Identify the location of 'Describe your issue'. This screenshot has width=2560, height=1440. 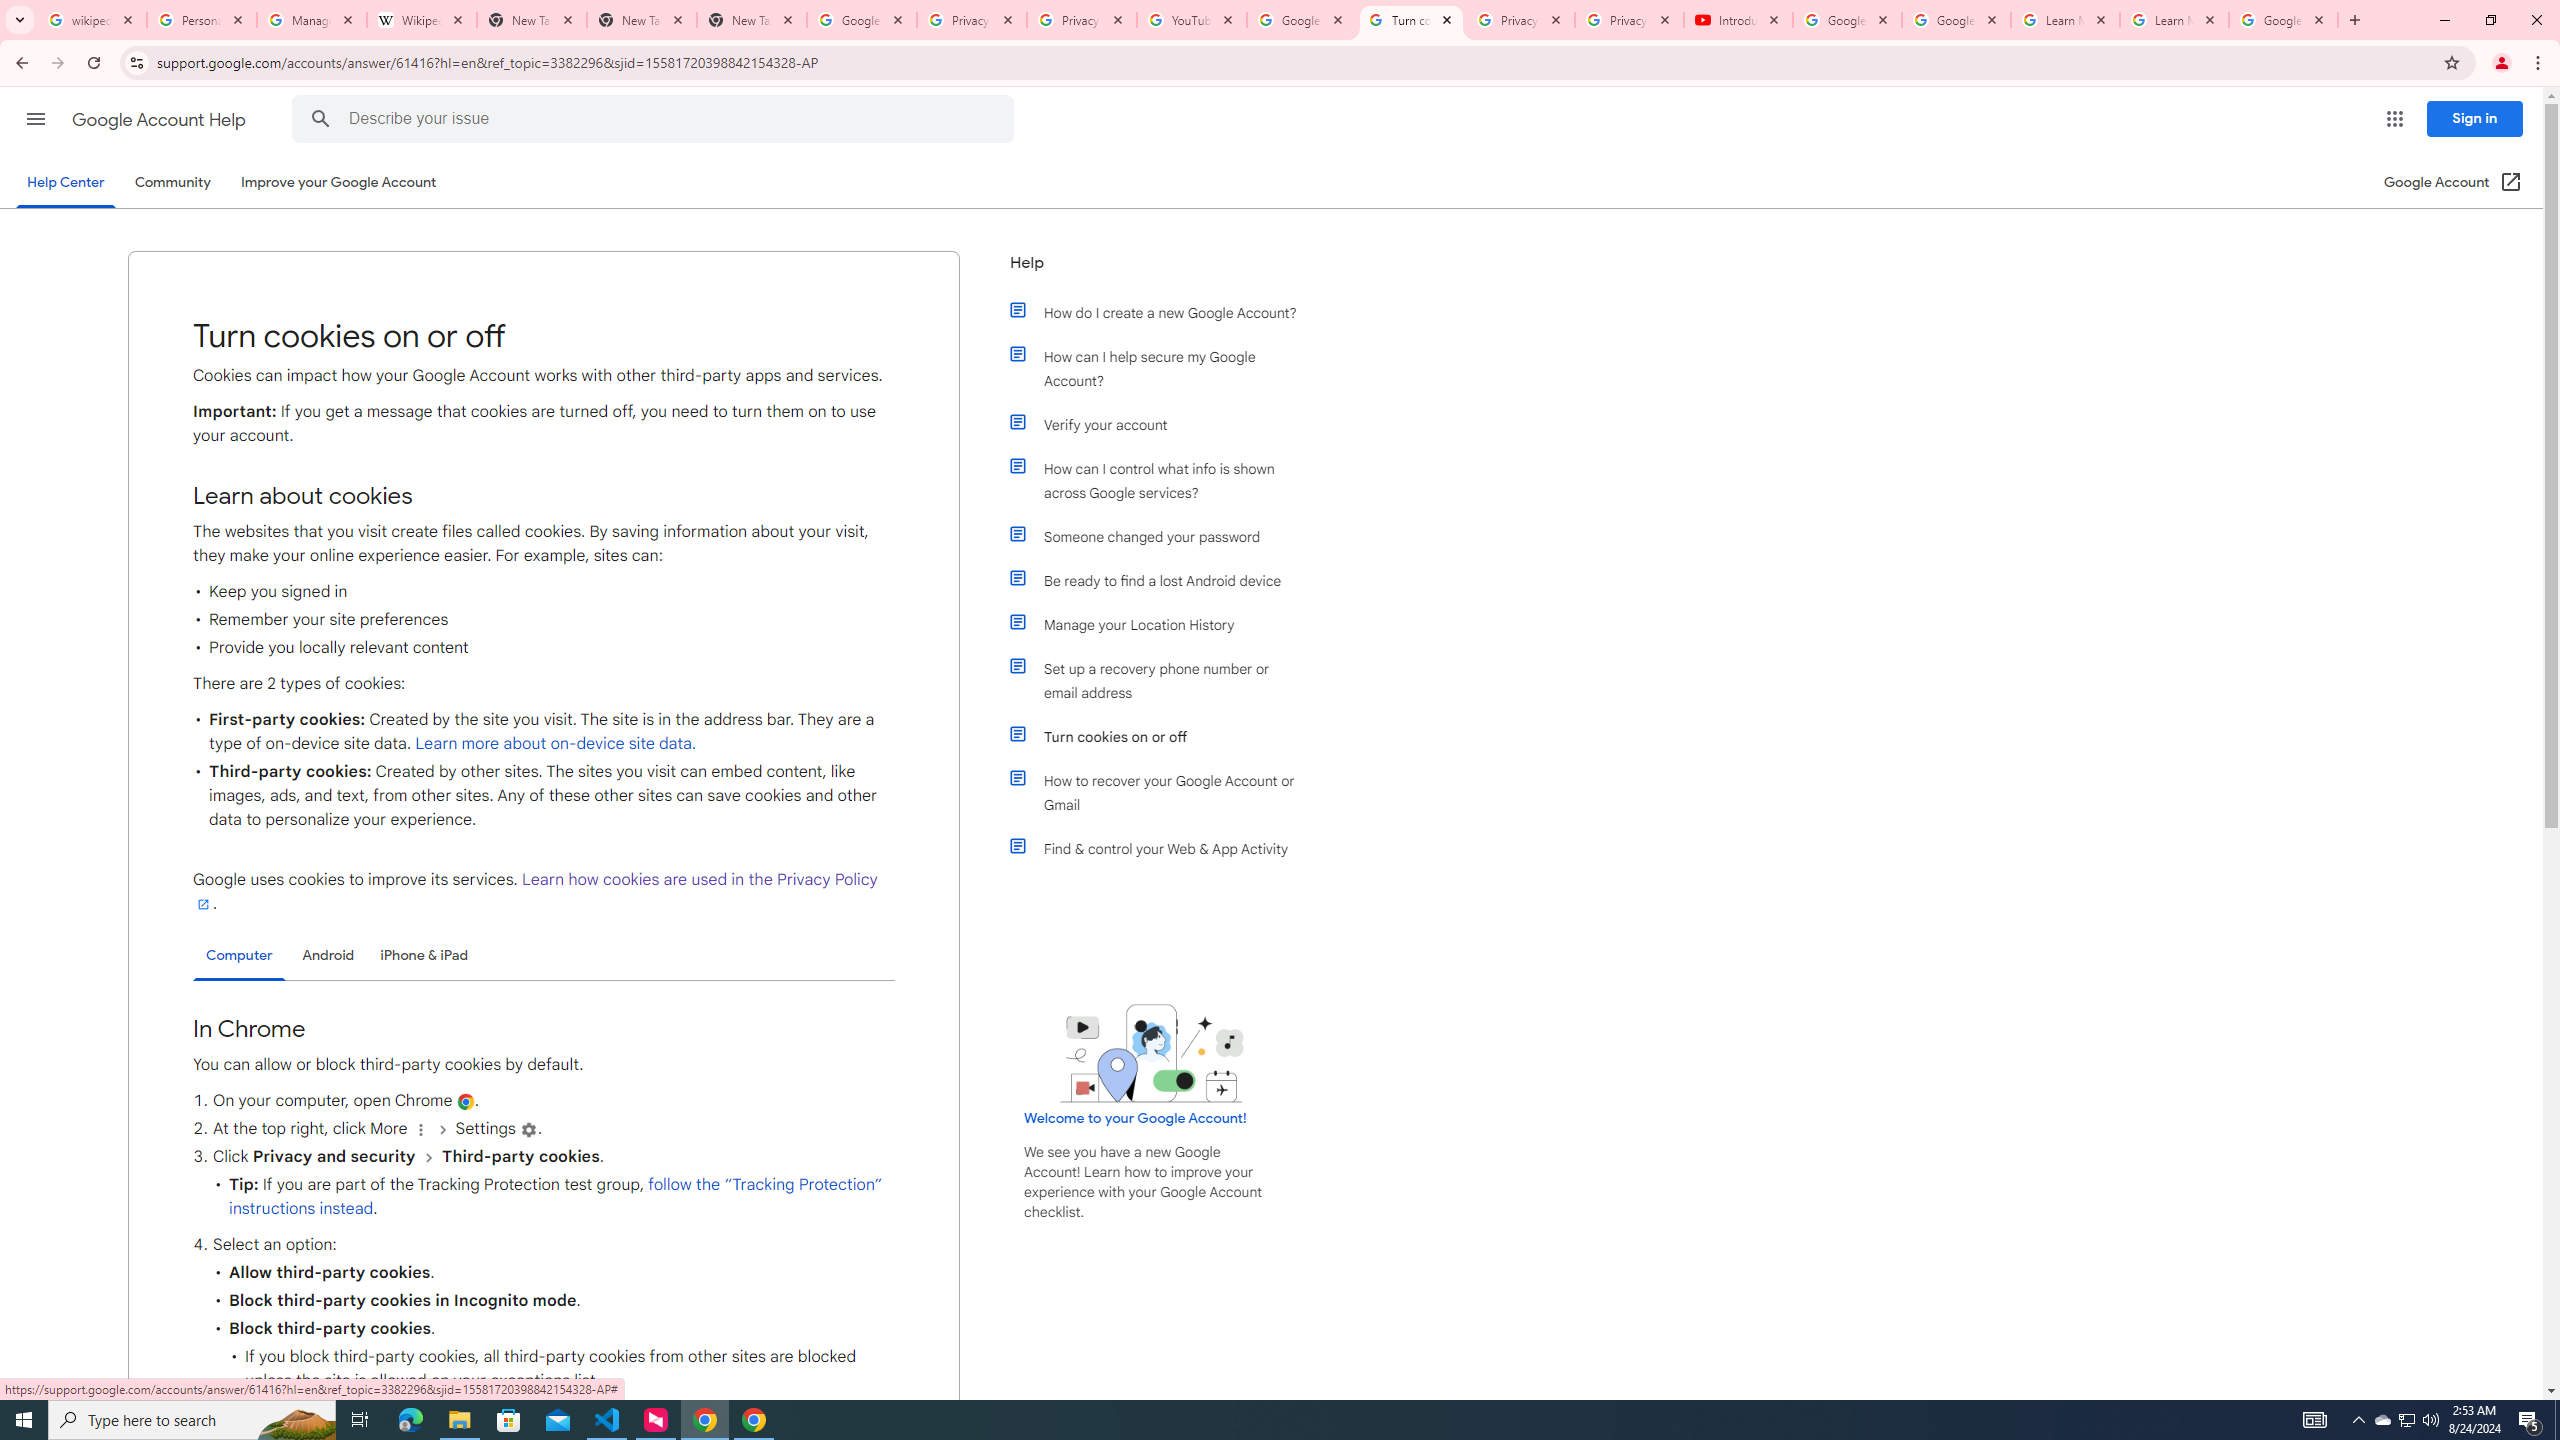
(656, 118).